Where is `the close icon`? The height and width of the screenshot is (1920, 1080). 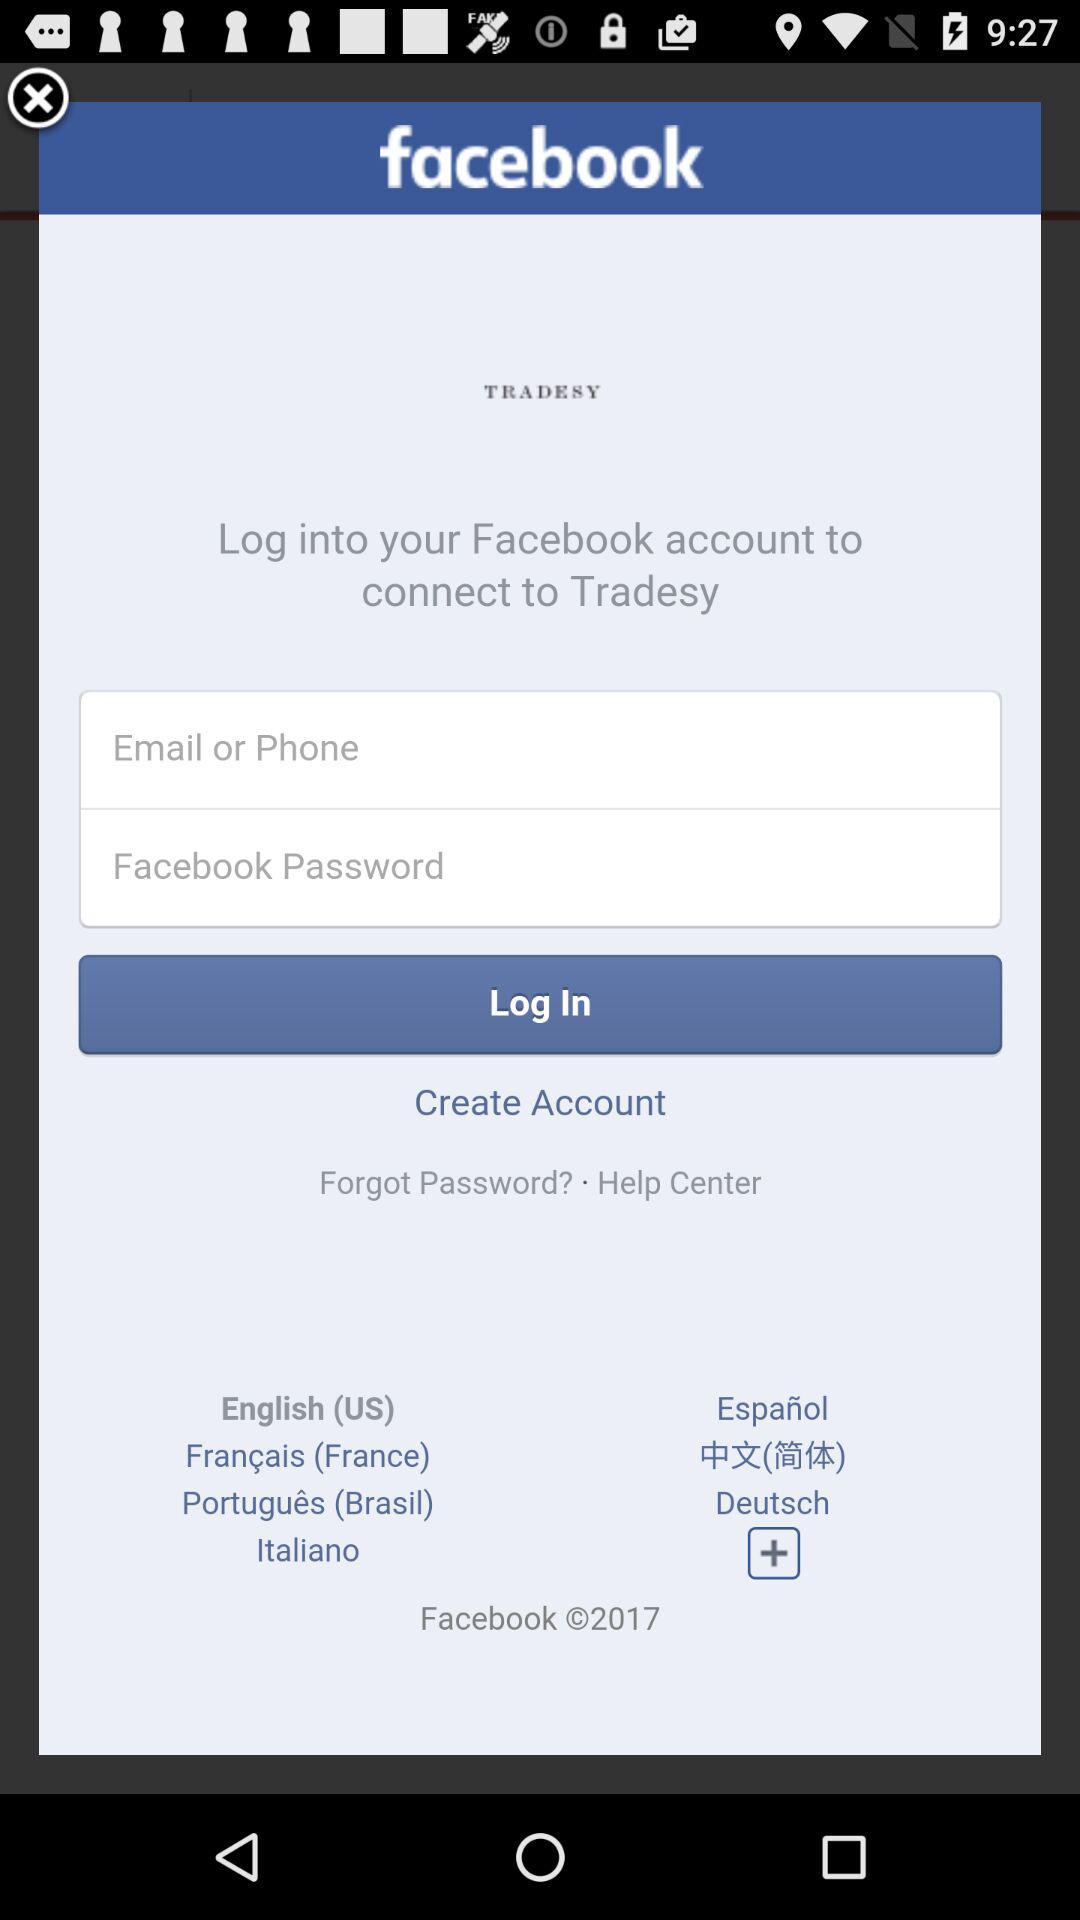 the close icon is located at coordinates (38, 107).